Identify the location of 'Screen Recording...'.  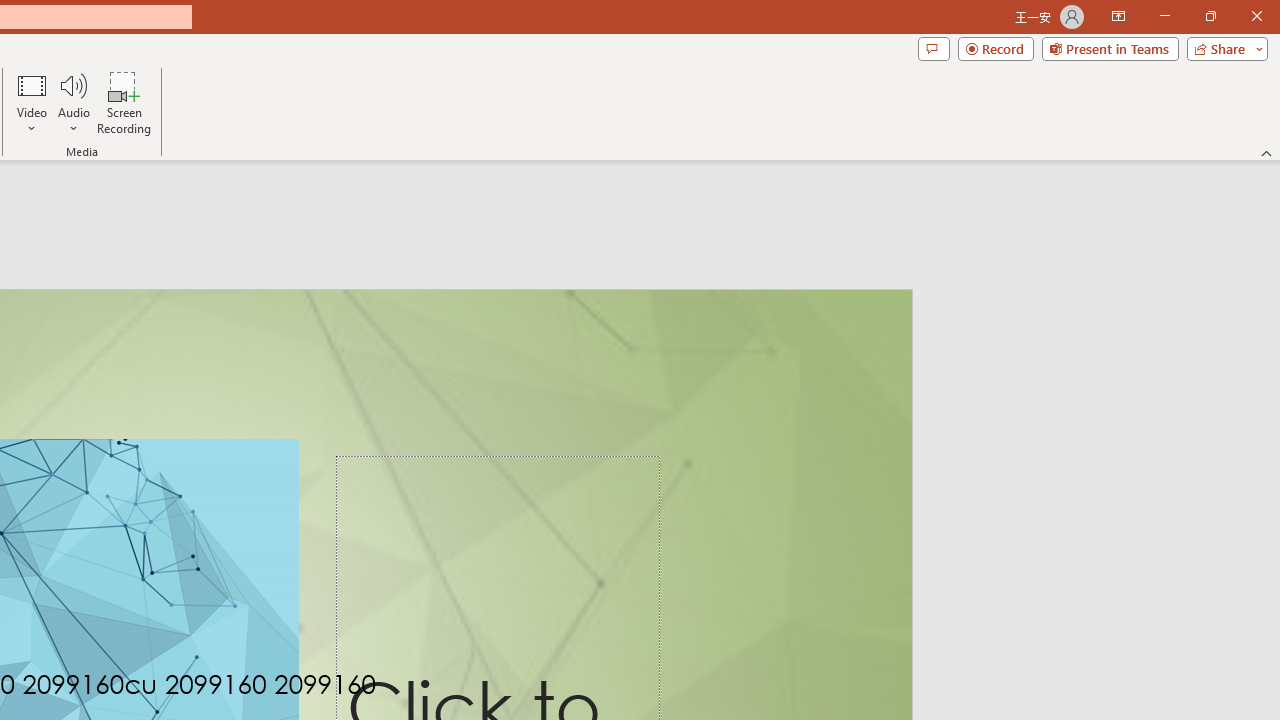
(123, 103).